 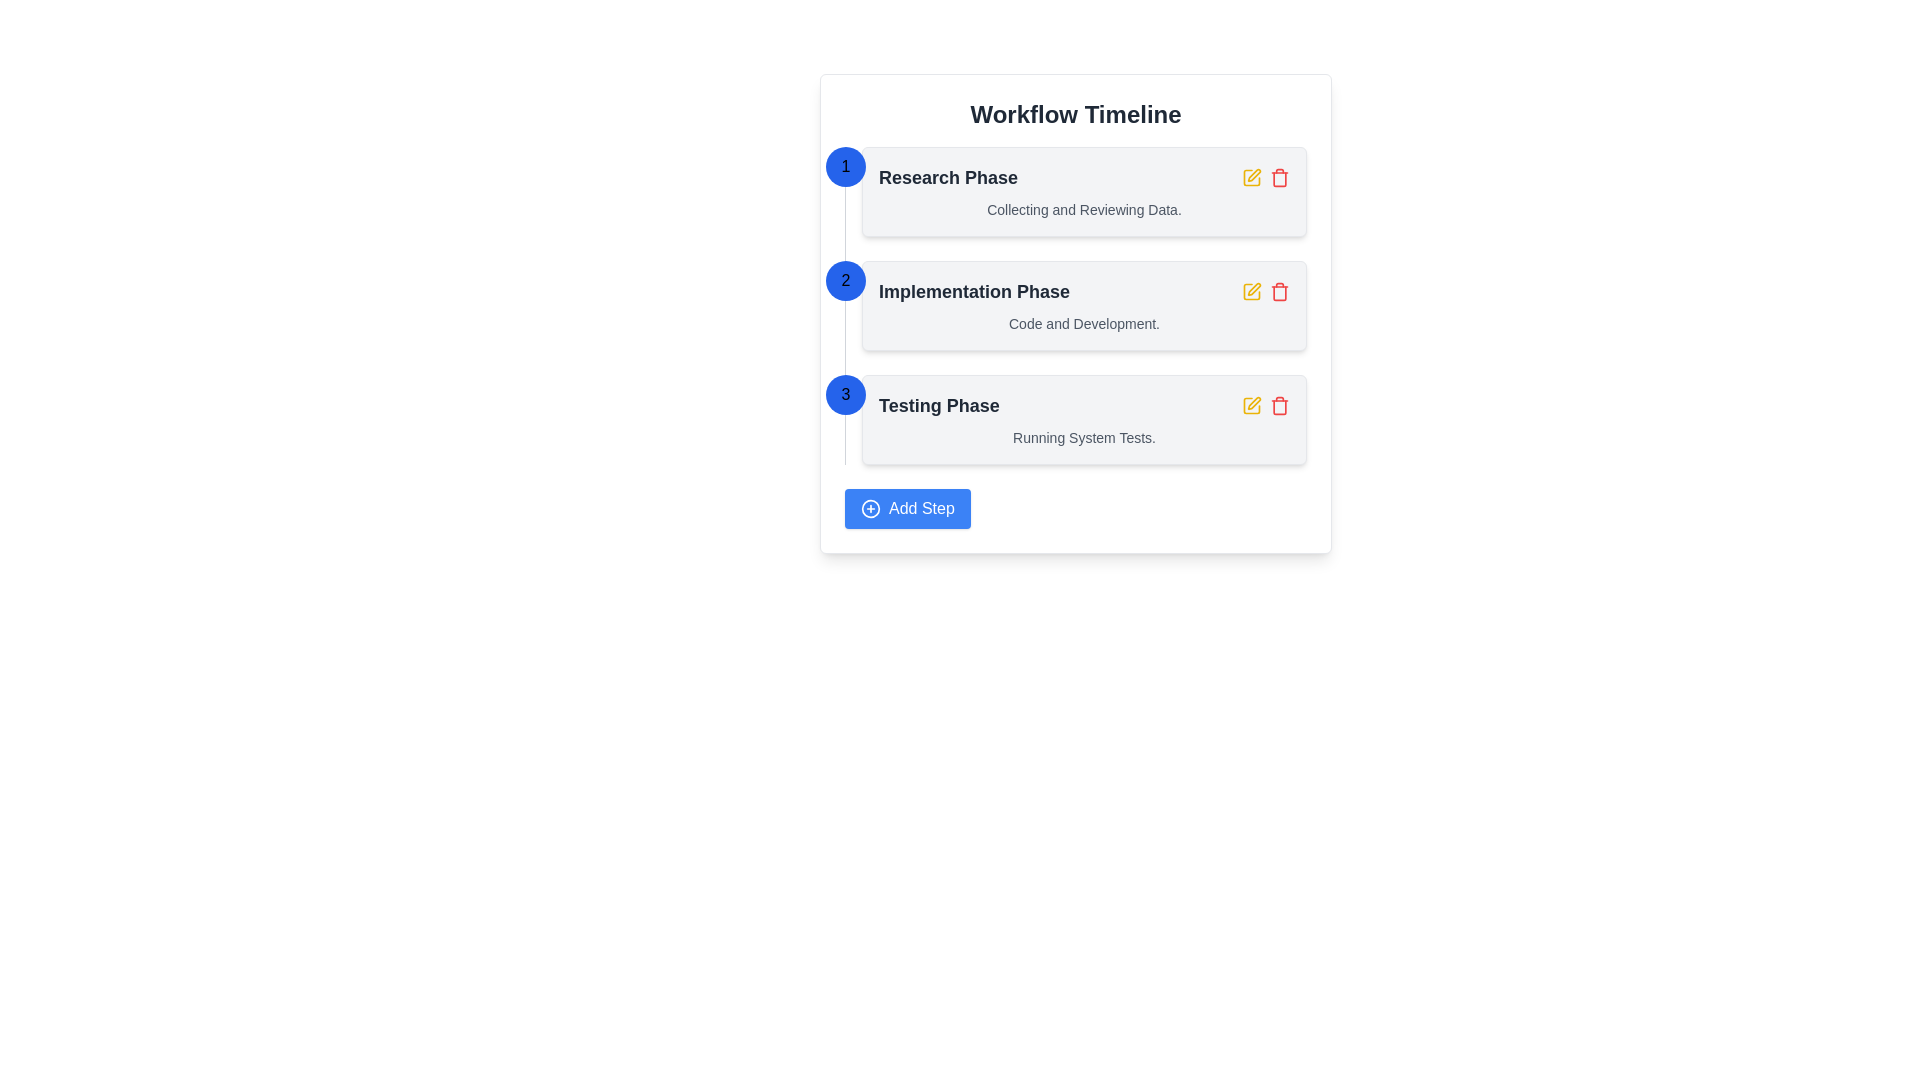 What do you see at coordinates (1083, 192) in the screenshot?
I see `title 'Research Phase' and the description 'Collecting and Reviewing Data.' from the Information Card with a white background and light gray border located at the top of the vertical workflow timeline` at bounding box center [1083, 192].